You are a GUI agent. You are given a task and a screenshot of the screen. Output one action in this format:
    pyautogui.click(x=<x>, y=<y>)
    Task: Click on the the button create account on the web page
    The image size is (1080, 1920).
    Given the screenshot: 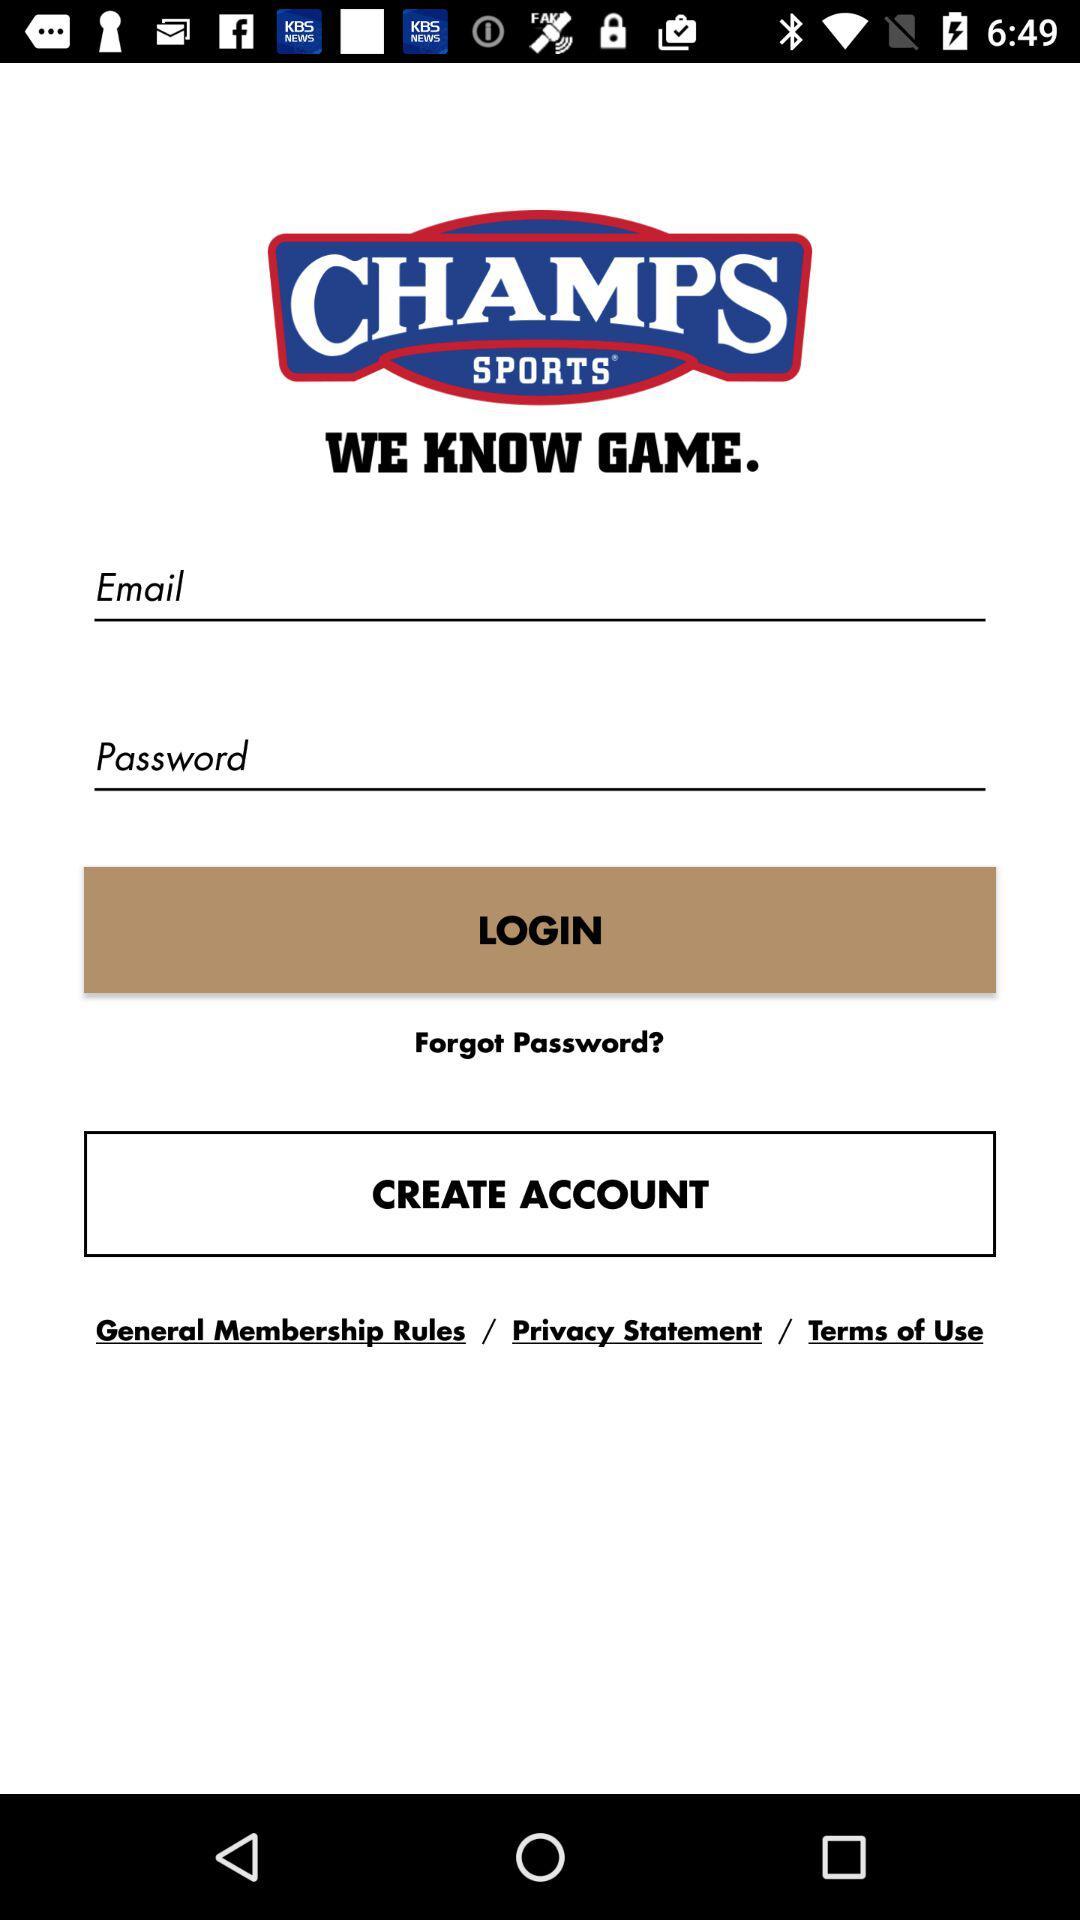 What is the action you would take?
    pyautogui.click(x=540, y=1194)
    